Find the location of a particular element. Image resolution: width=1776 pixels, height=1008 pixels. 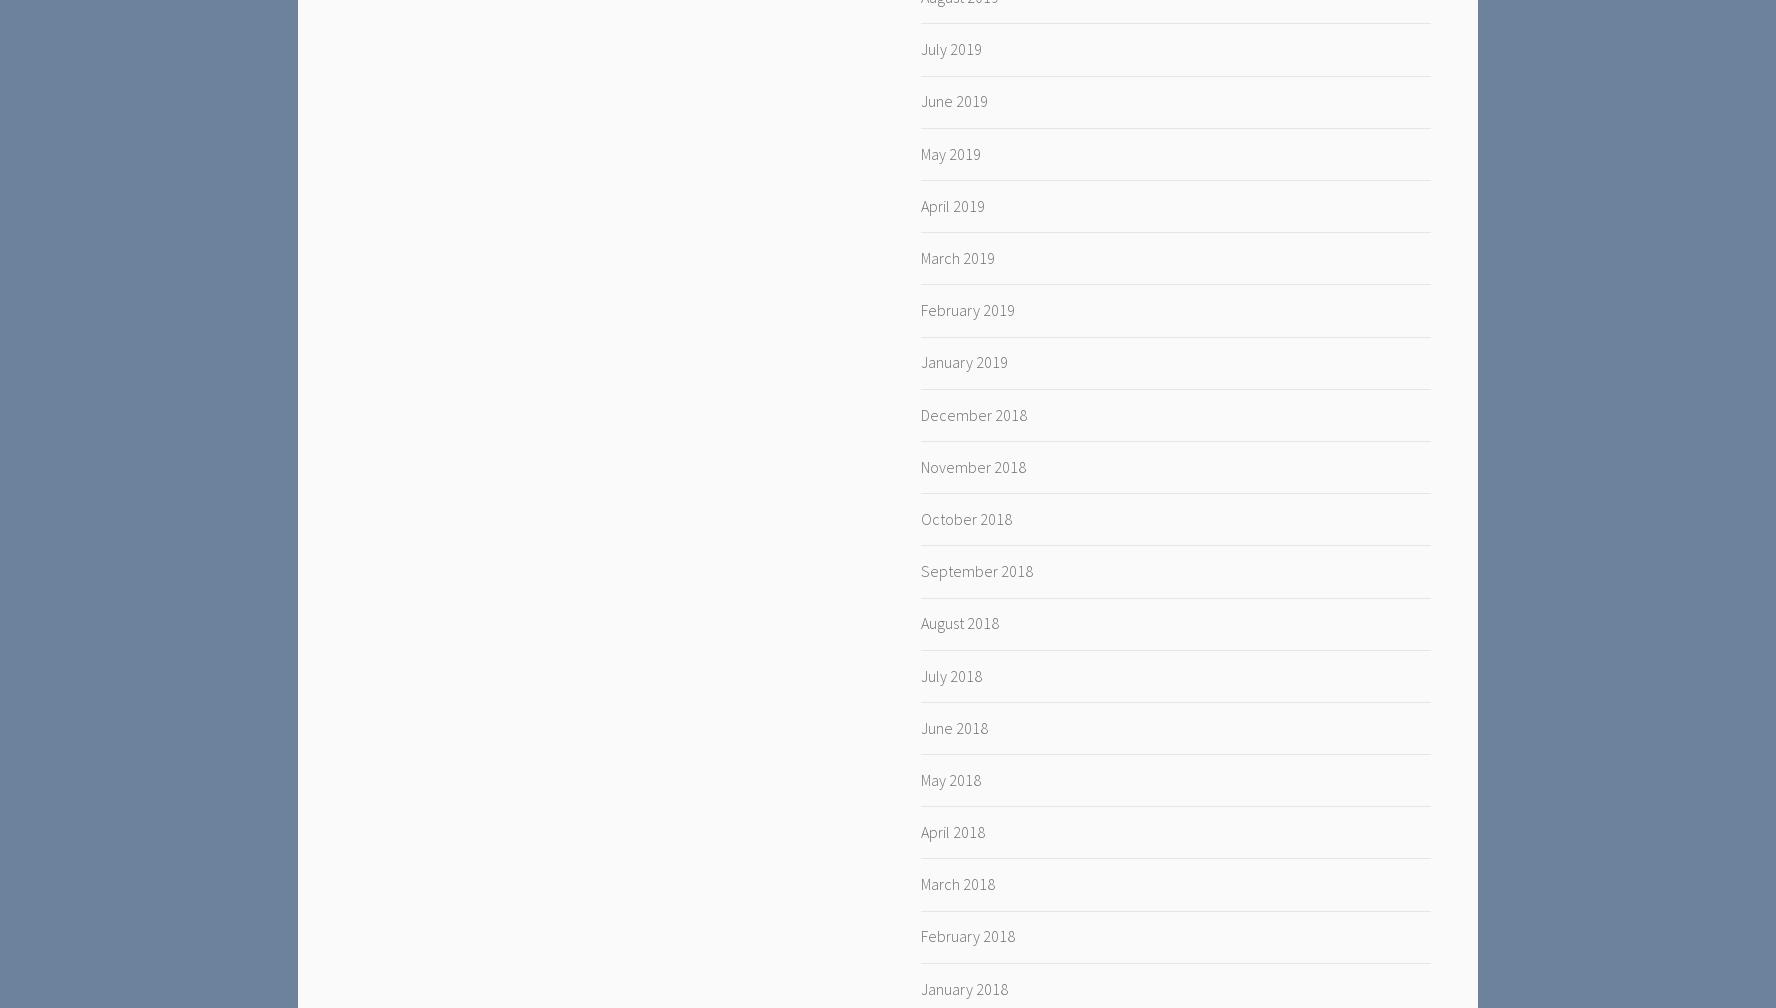

'June 2019' is located at coordinates (952, 101).